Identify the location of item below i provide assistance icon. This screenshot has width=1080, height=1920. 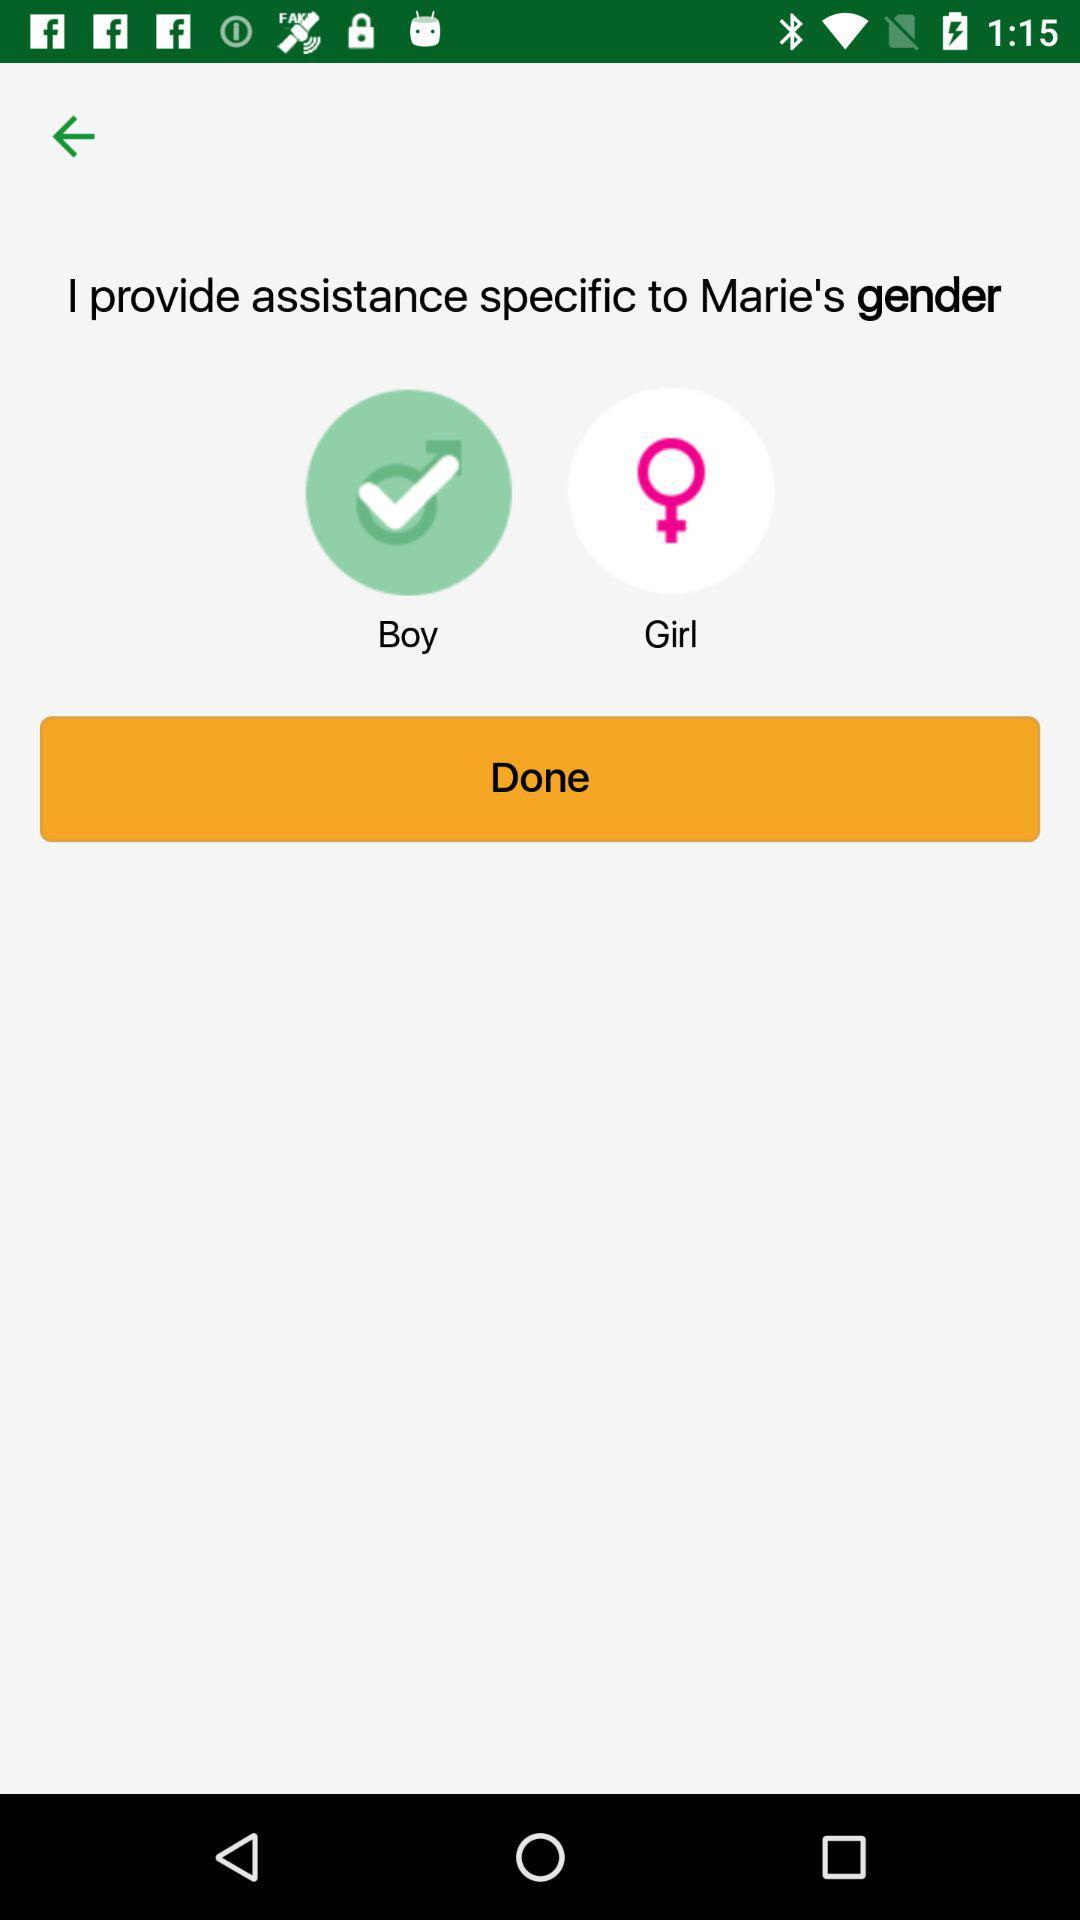
(407, 490).